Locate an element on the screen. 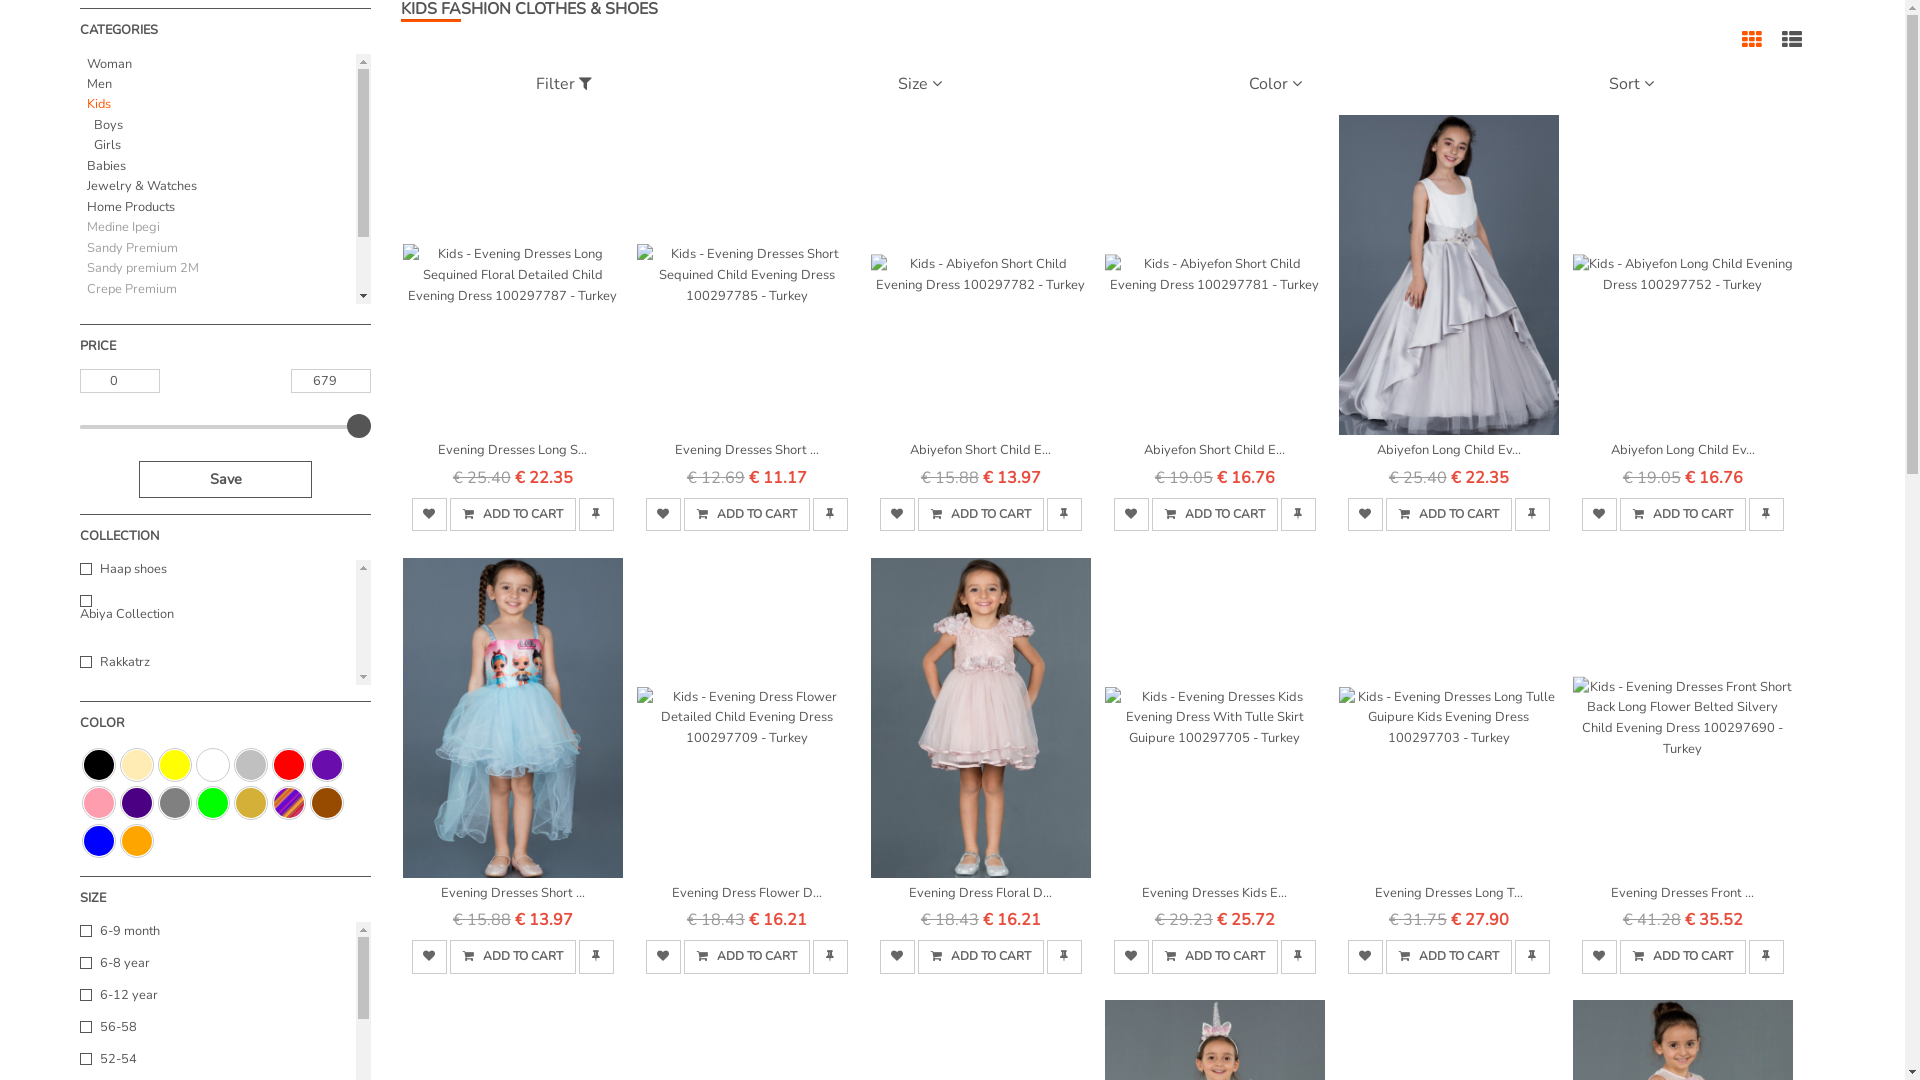  'Crepe Premium' is located at coordinates (129, 289).